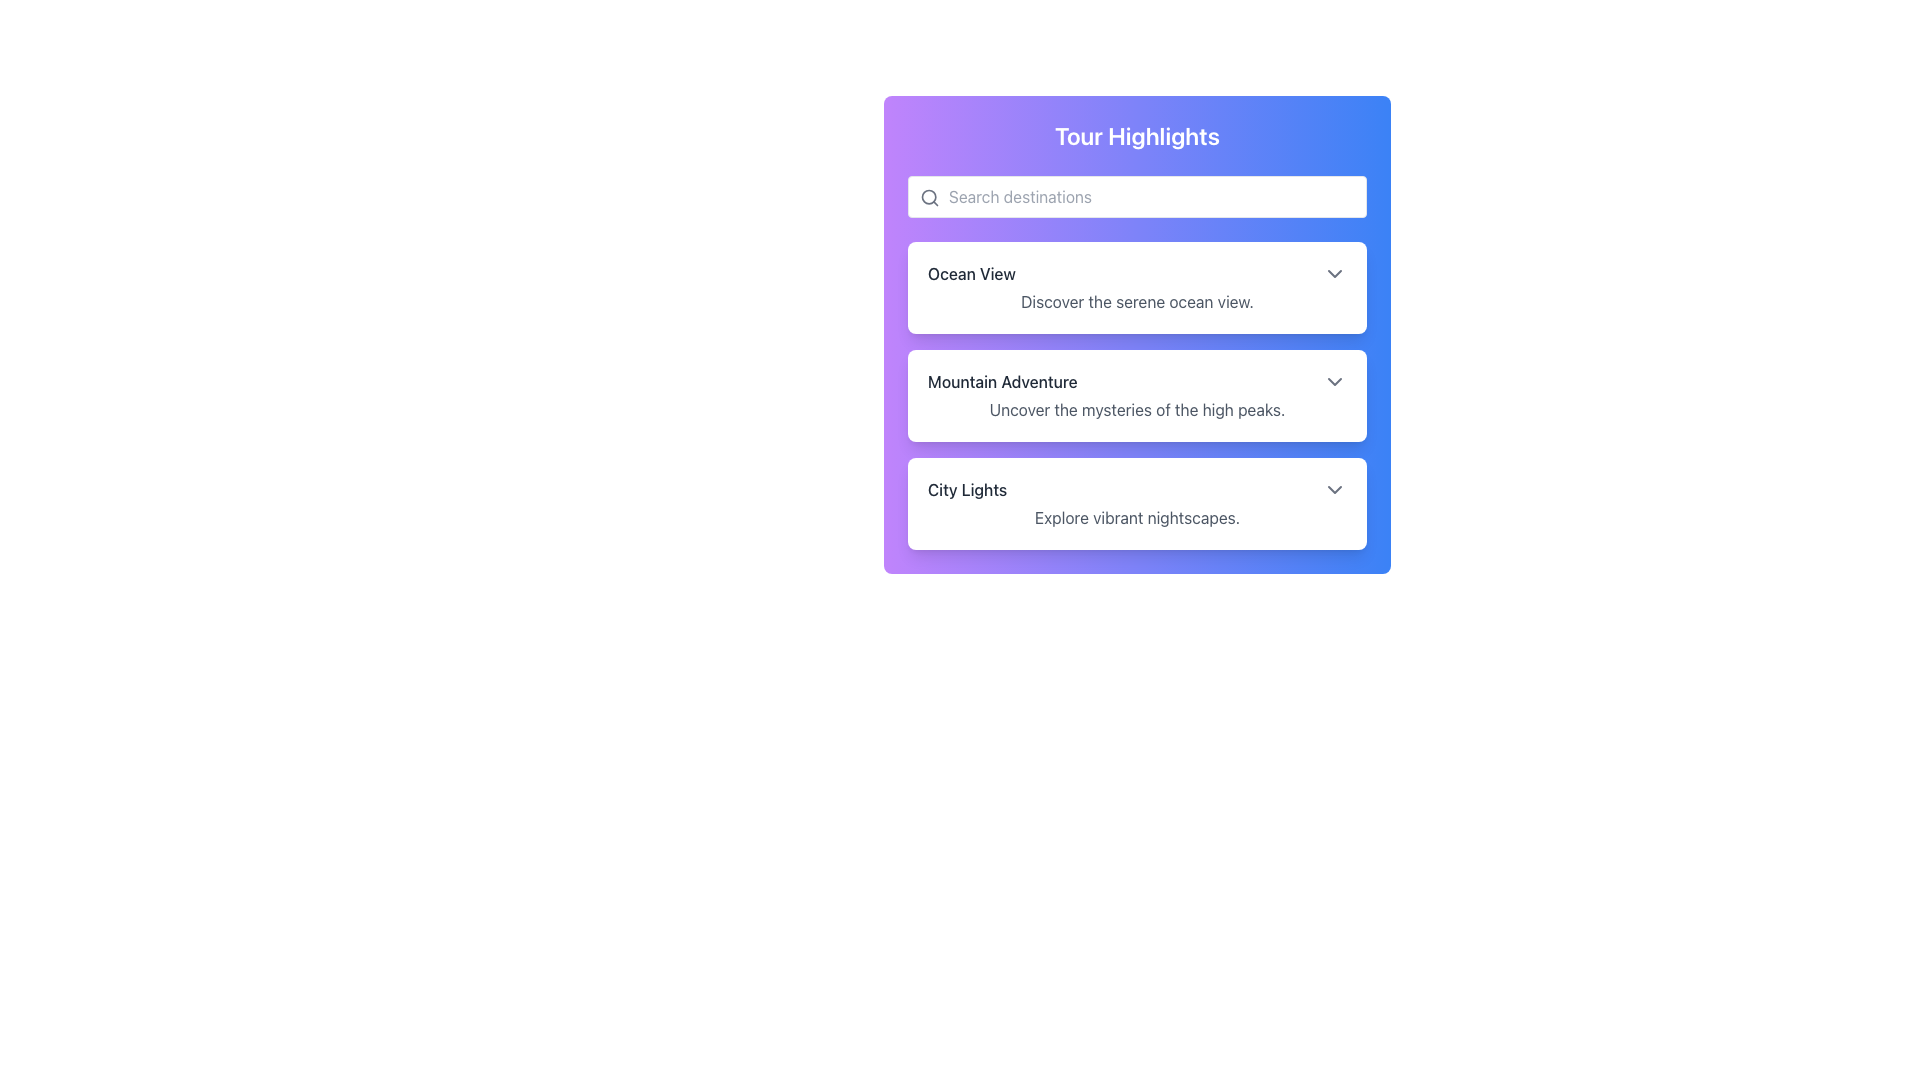 This screenshot has width=1920, height=1080. What do you see at coordinates (1334, 489) in the screenshot?
I see `the downward-facing chevron icon styled in dark gray, located to the right of the text 'City Lights'` at bounding box center [1334, 489].